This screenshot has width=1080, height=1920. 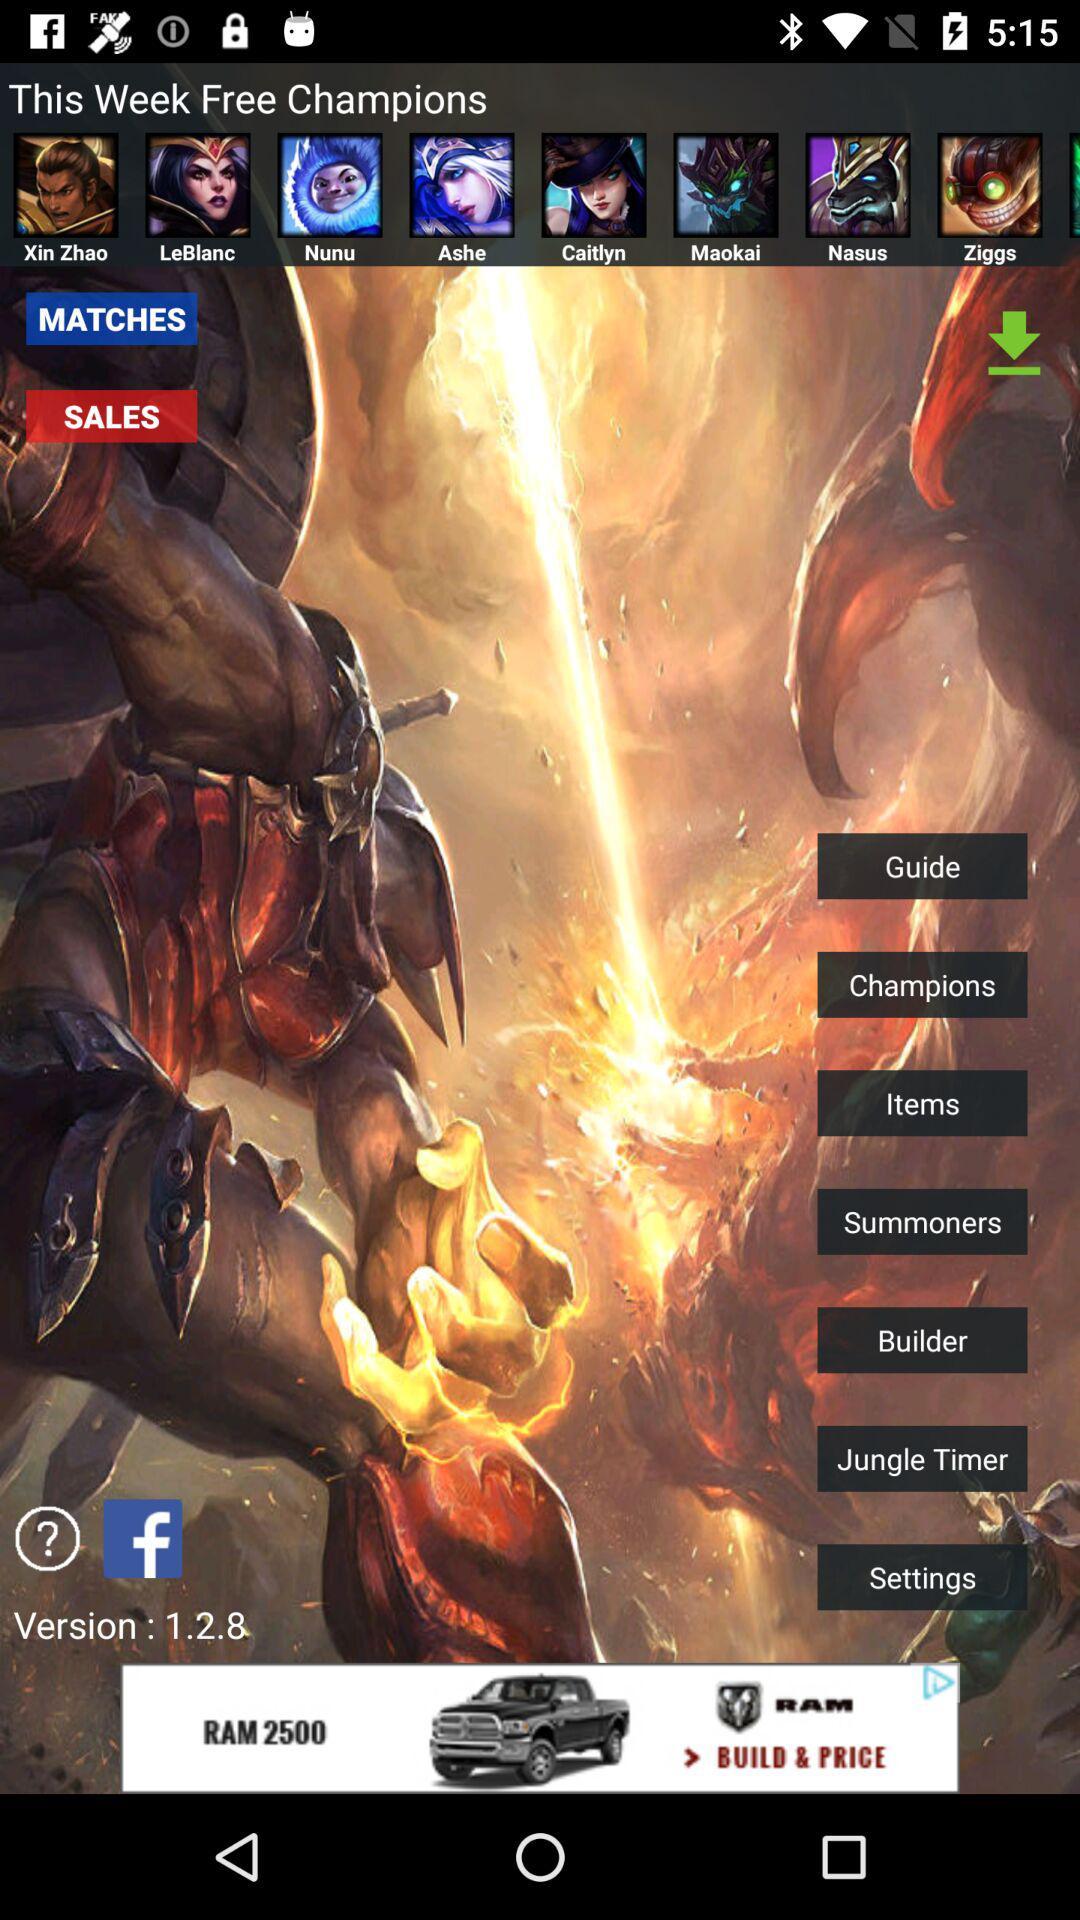 What do you see at coordinates (1014, 345) in the screenshot?
I see `the file_download icon` at bounding box center [1014, 345].